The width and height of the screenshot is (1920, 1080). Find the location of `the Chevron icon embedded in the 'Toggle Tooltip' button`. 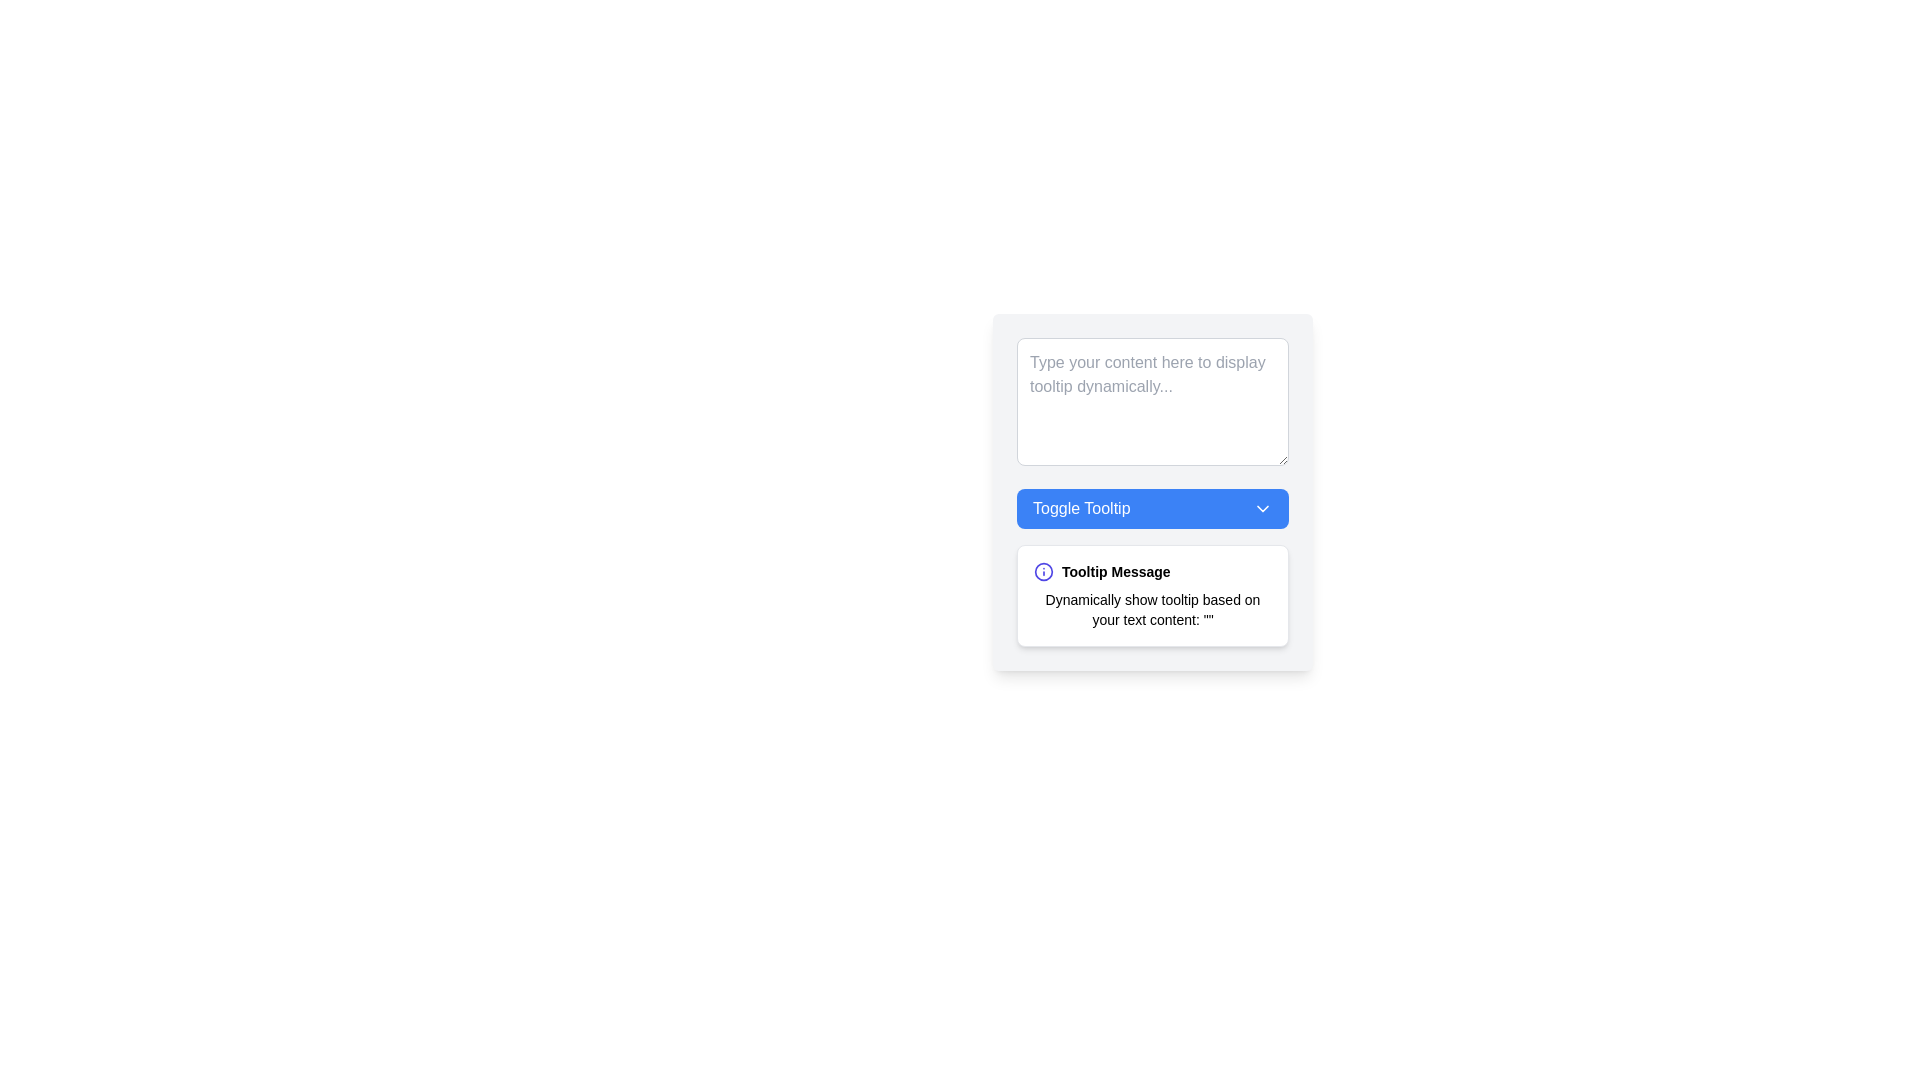

the Chevron icon embedded in the 'Toggle Tooltip' button is located at coordinates (1261, 508).